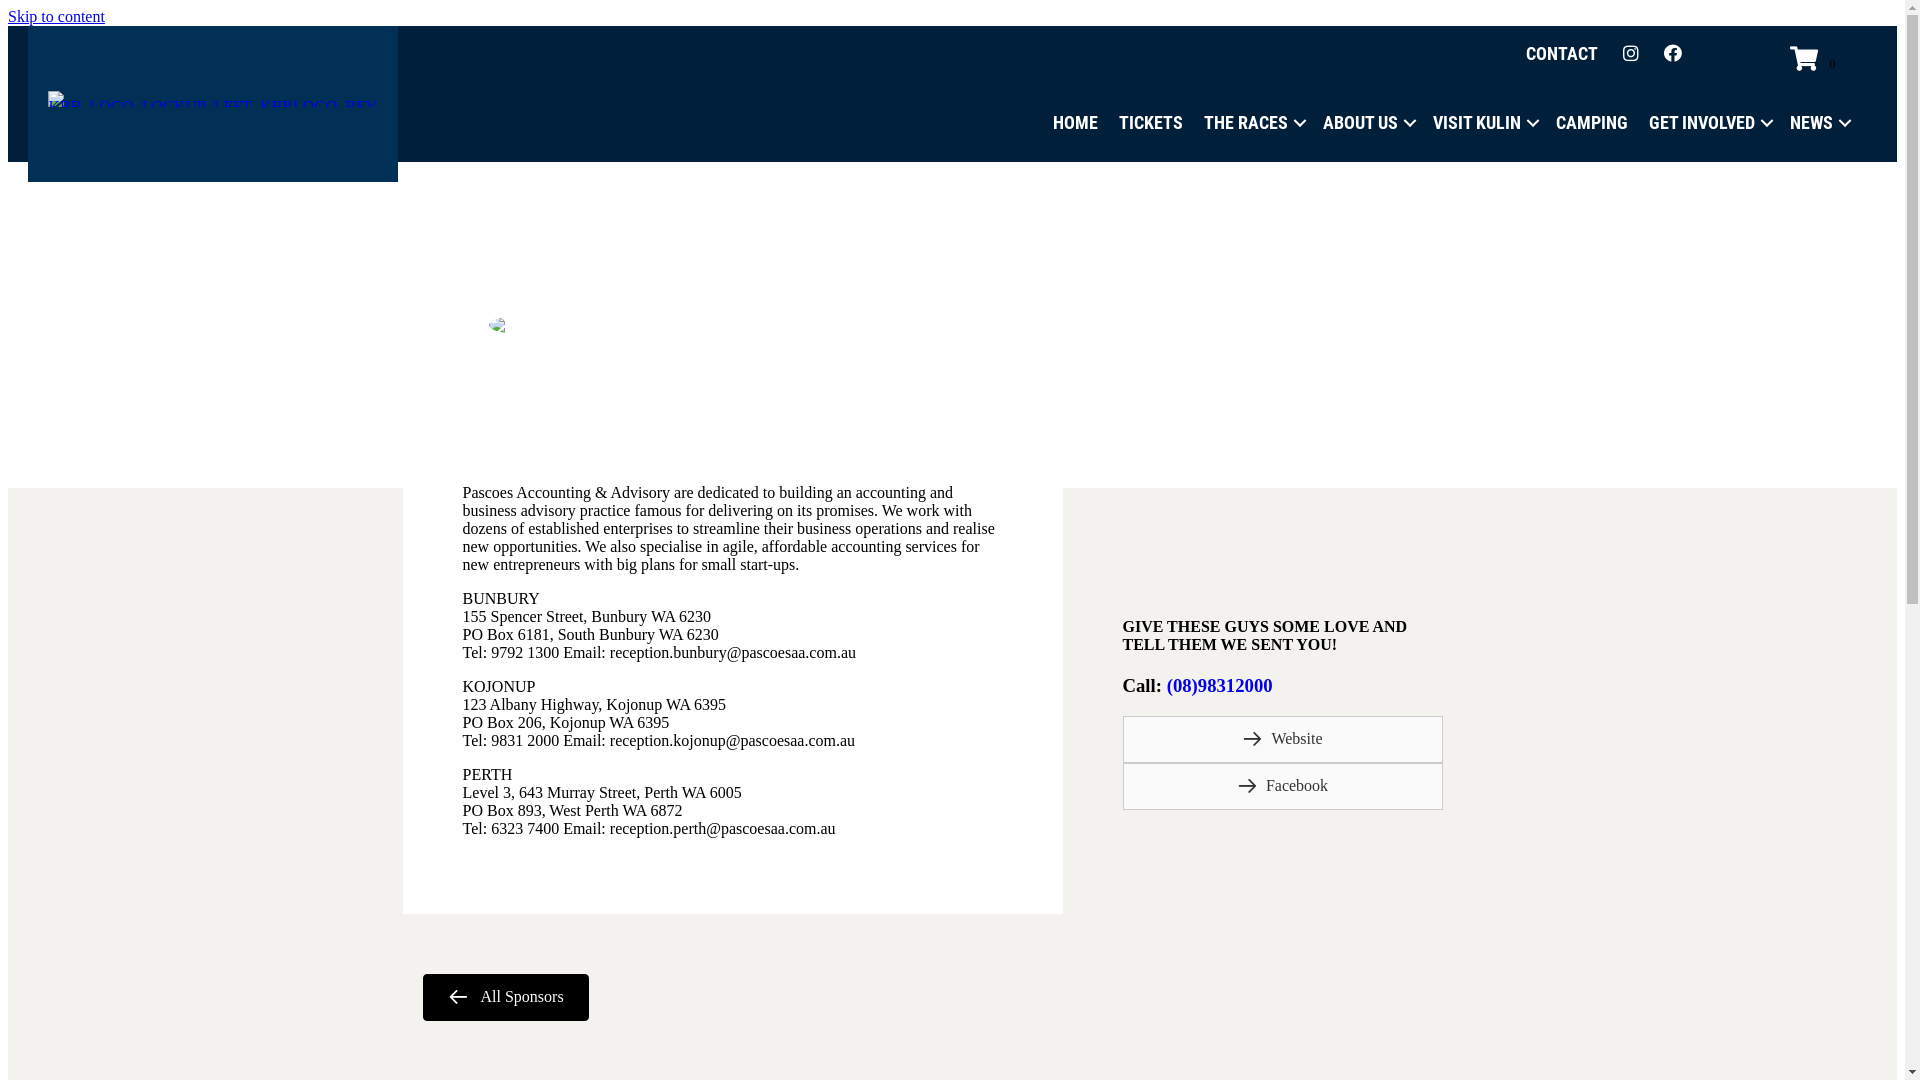  I want to click on 'THE RACES', so click(1194, 123).